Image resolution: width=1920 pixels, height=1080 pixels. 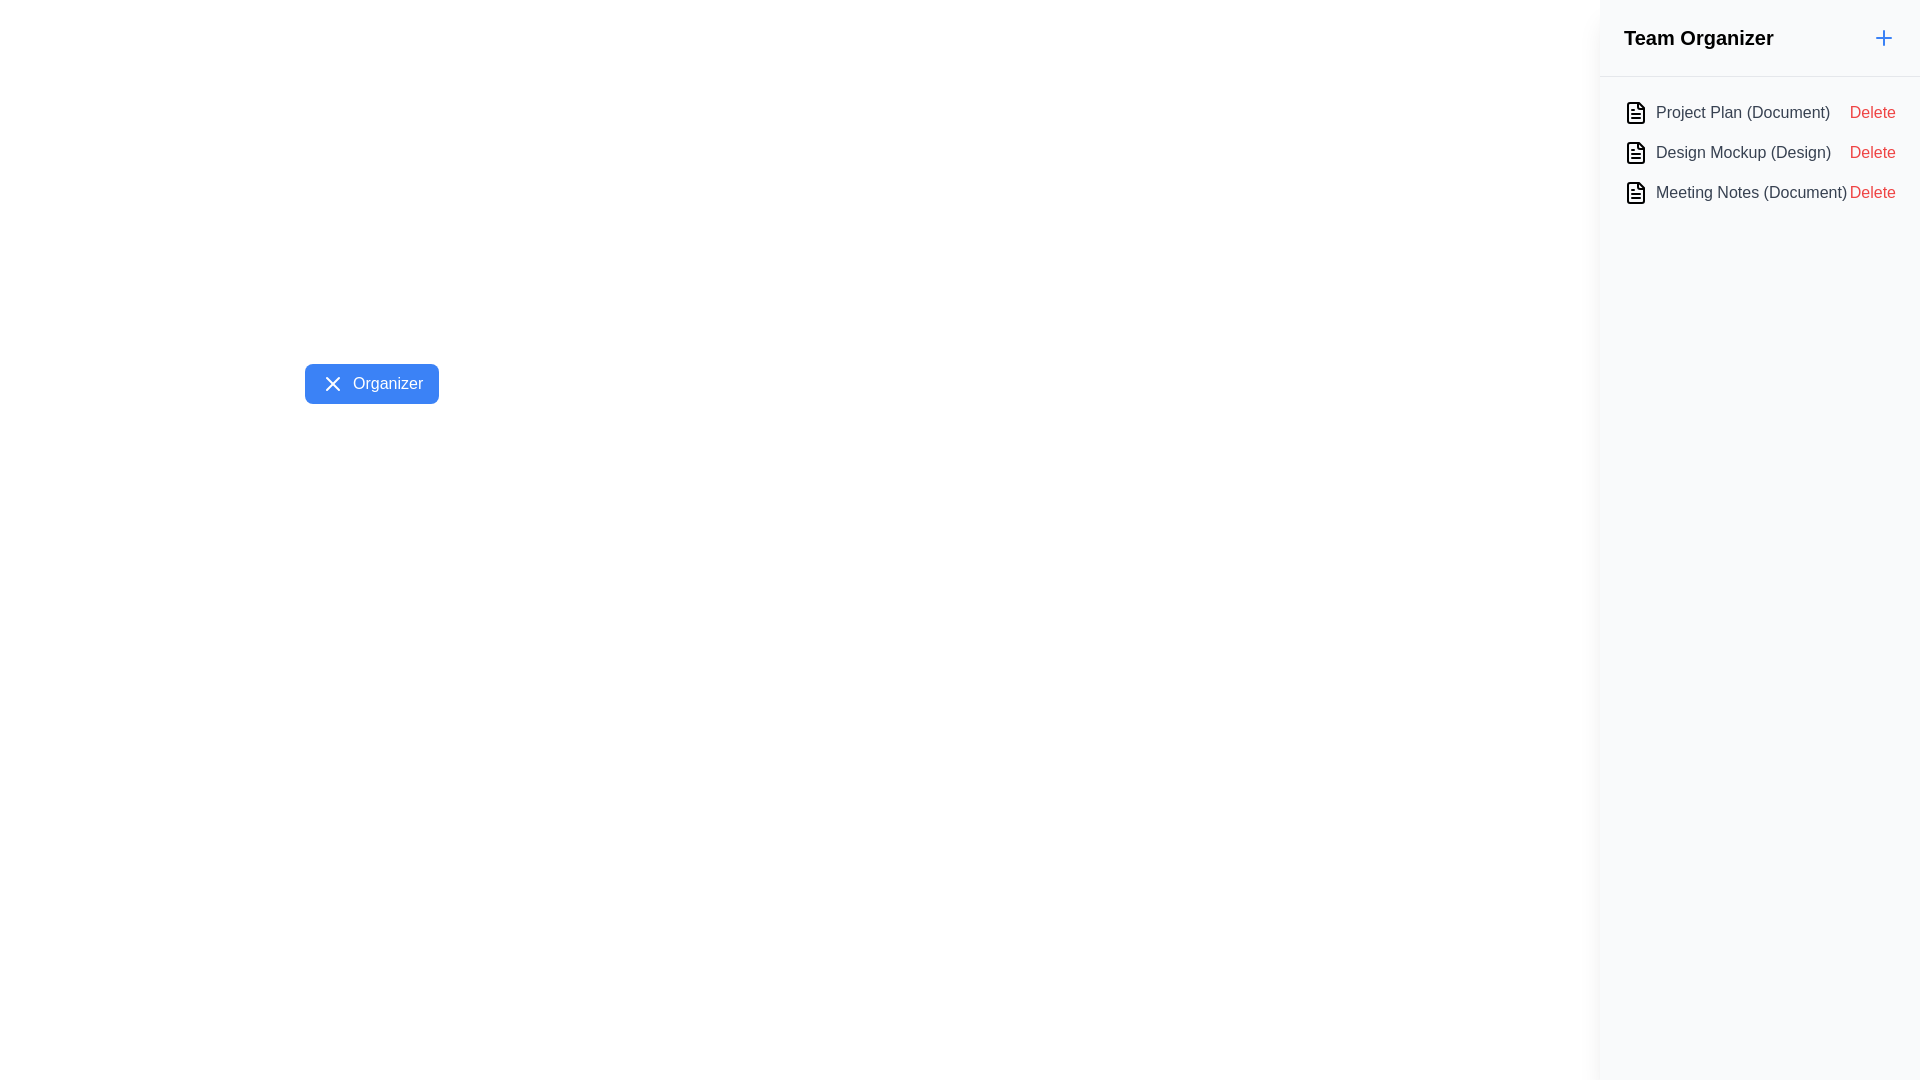 I want to click on the blue 'Organizer' button with white text and an 'X' icon, so click(x=372, y=384).